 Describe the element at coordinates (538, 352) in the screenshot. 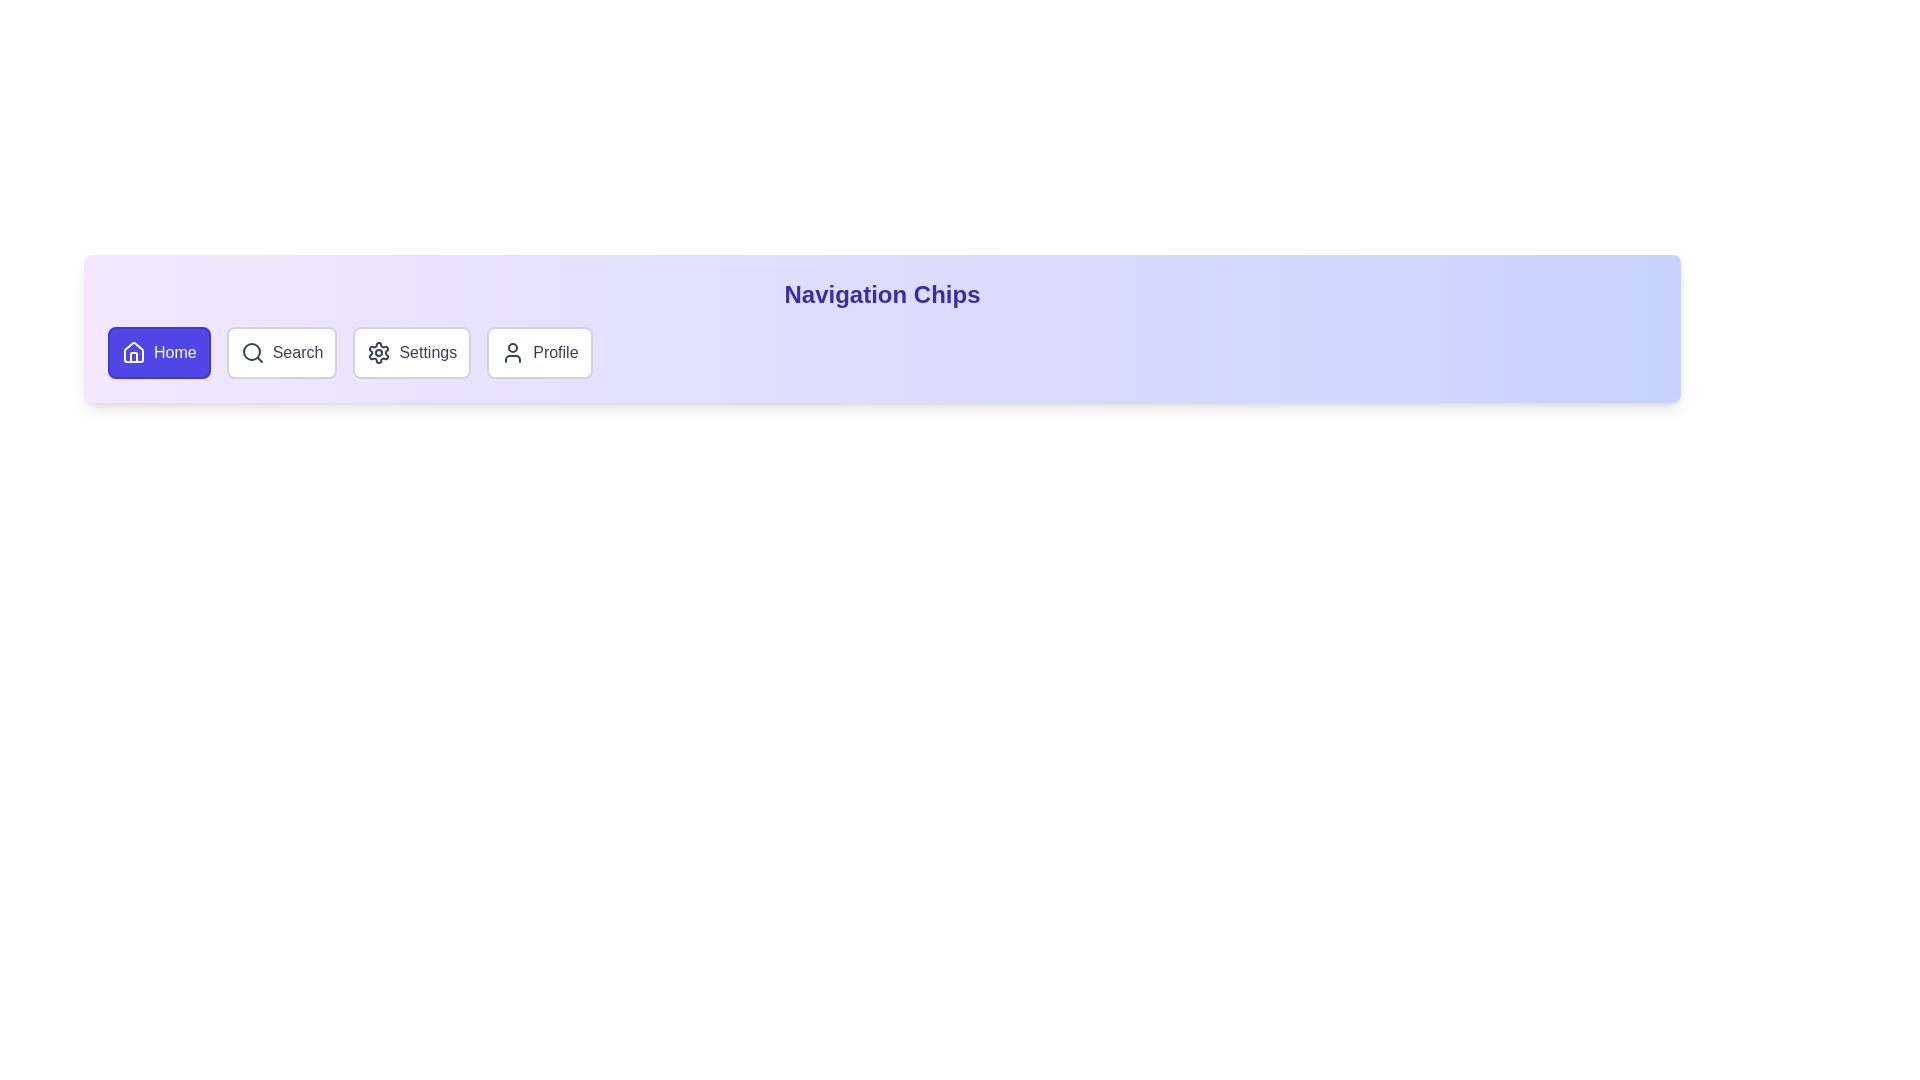

I see `the chip labeled Profile to observe the hover effect` at that location.